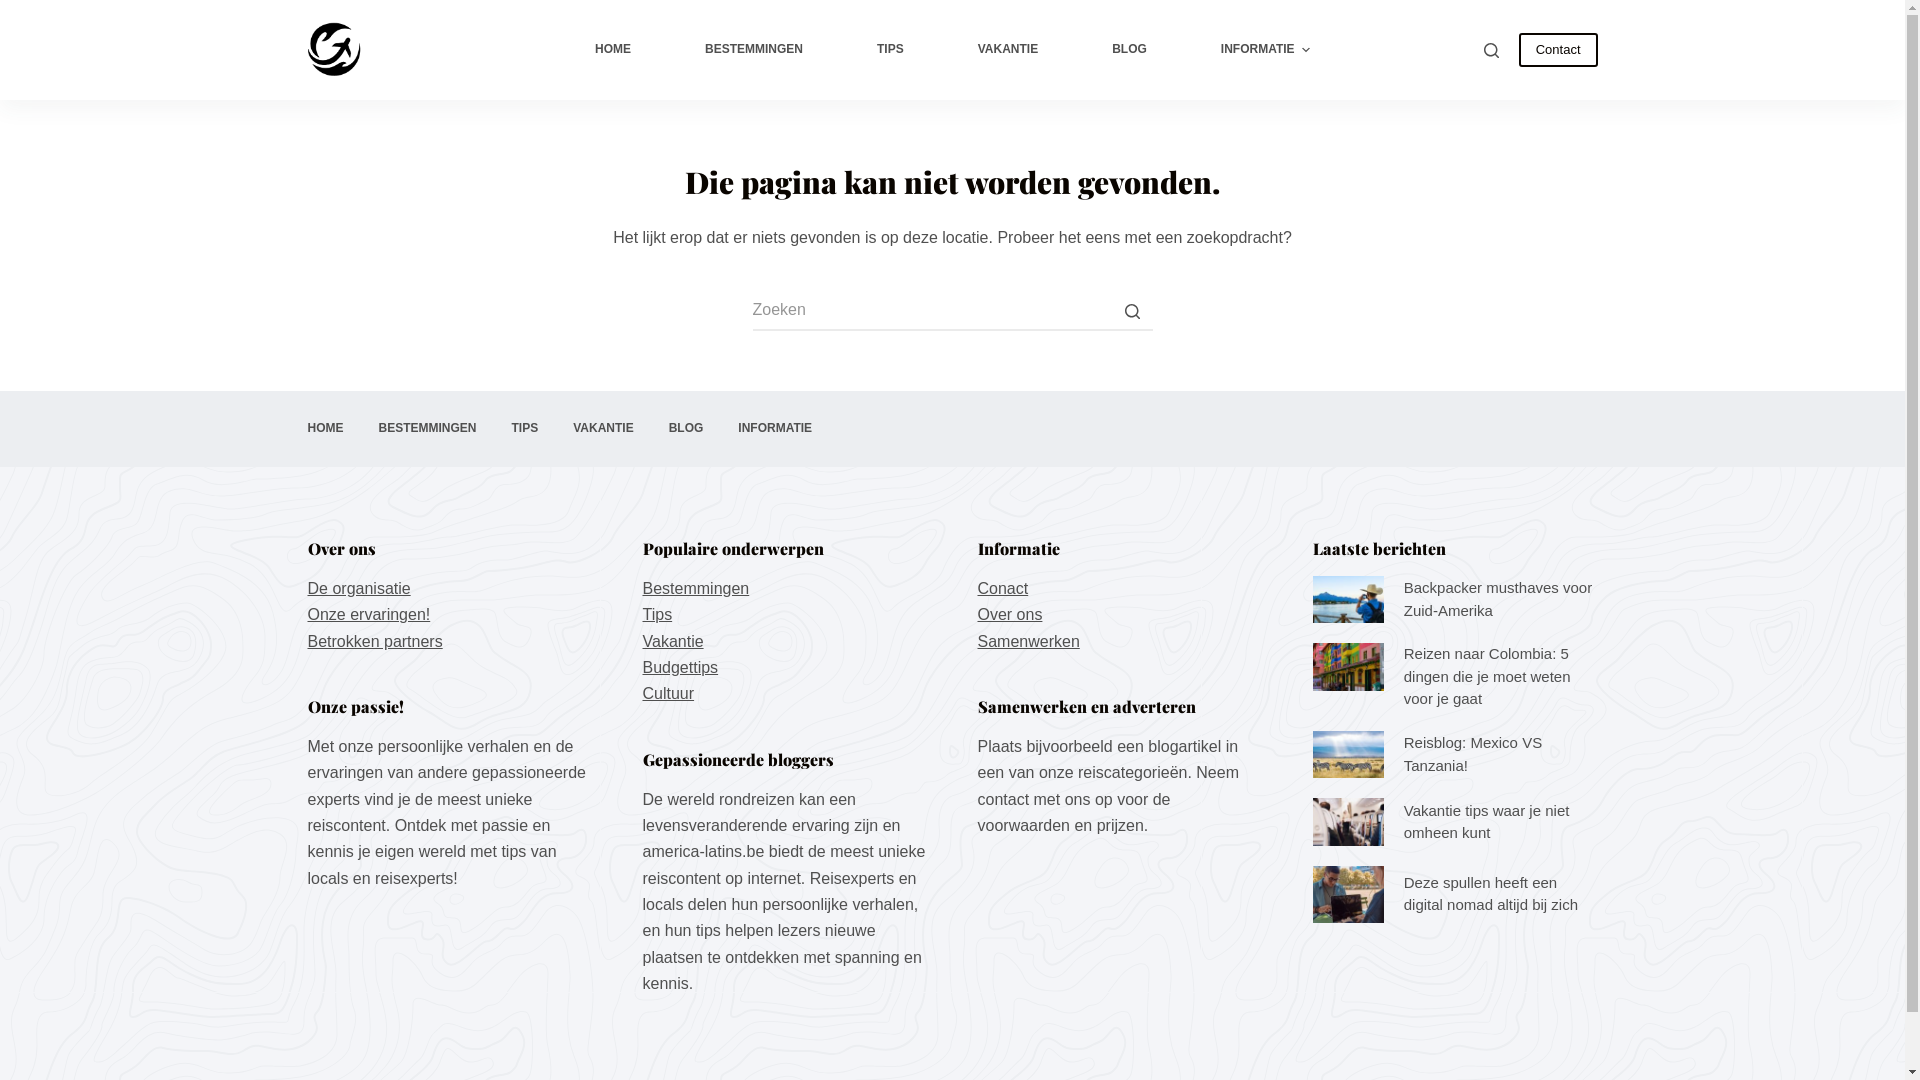 Image resolution: width=1920 pixels, height=1080 pixels. I want to click on 'INFORMATIE', so click(1264, 49).